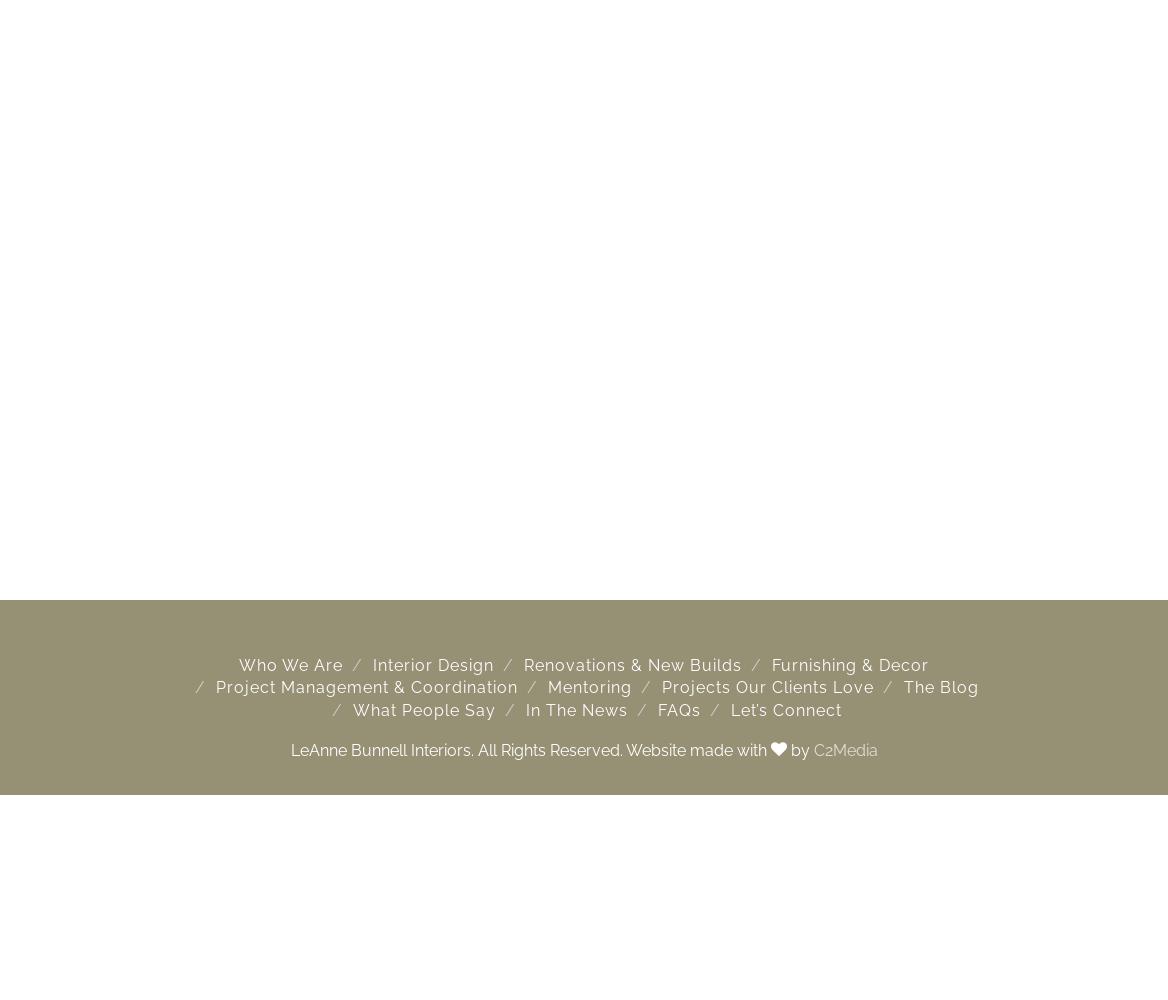  What do you see at coordinates (785, 708) in the screenshot?
I see `'Let’s Connect'` at bounding box center [785, 708].